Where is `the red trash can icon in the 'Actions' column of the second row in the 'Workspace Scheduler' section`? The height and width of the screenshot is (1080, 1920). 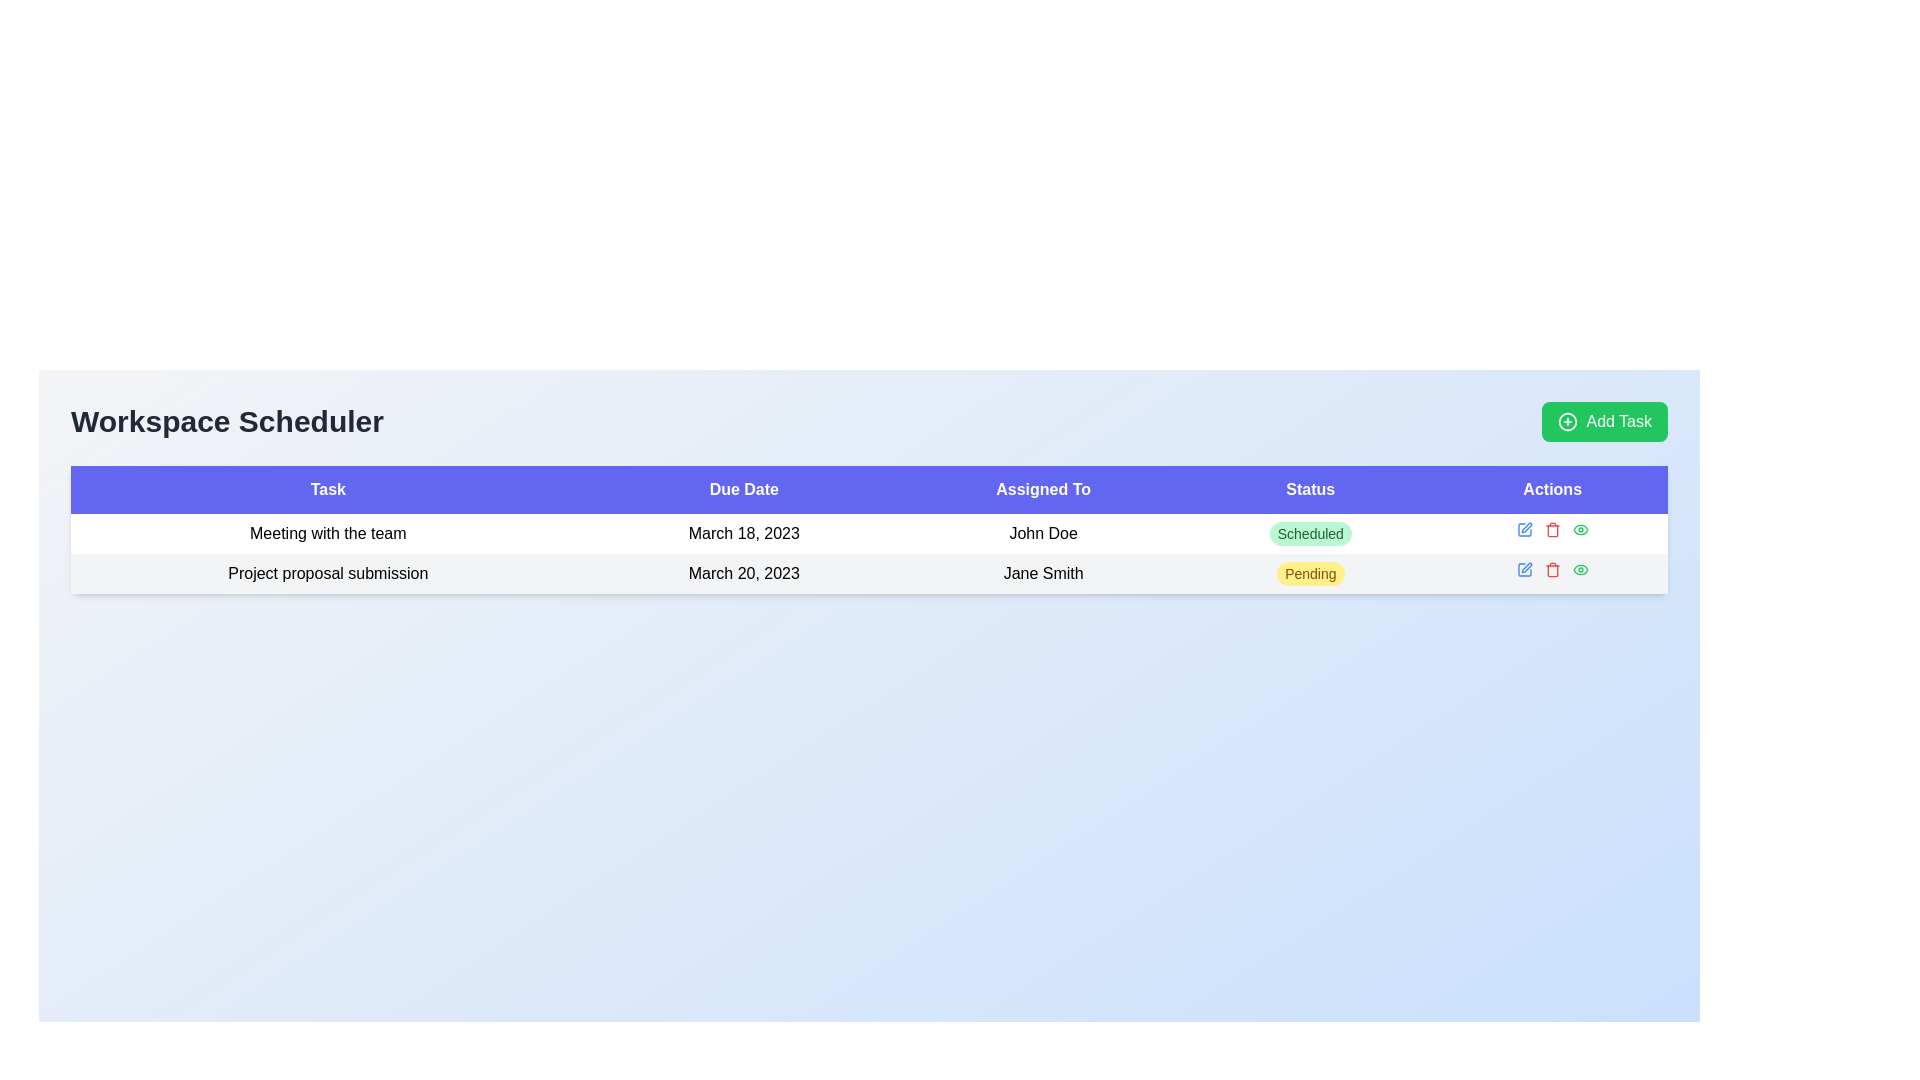
the red trash can icon in the 'Actions' column of the second row in the 'Workspace Scheduler' section is located at coordinates (1551, 570).